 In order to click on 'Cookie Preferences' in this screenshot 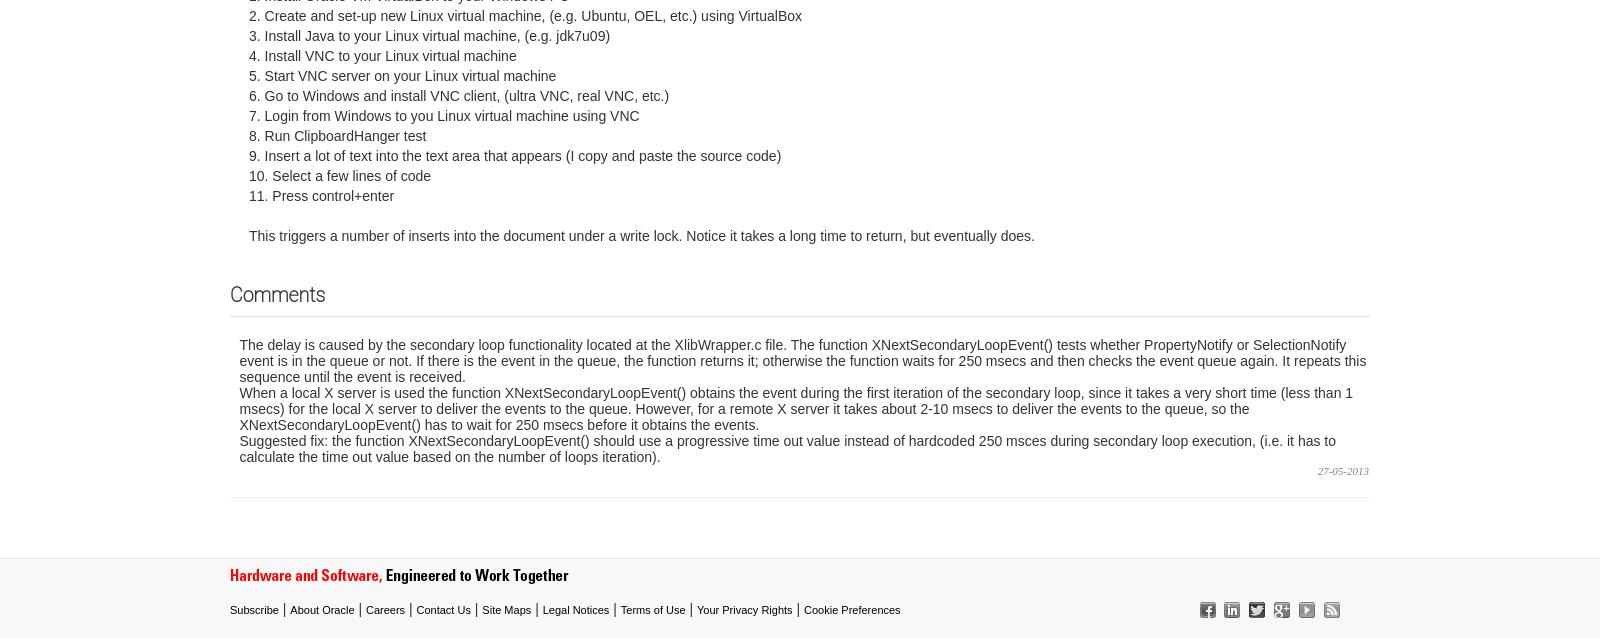, I will do `click(802, 607)`.